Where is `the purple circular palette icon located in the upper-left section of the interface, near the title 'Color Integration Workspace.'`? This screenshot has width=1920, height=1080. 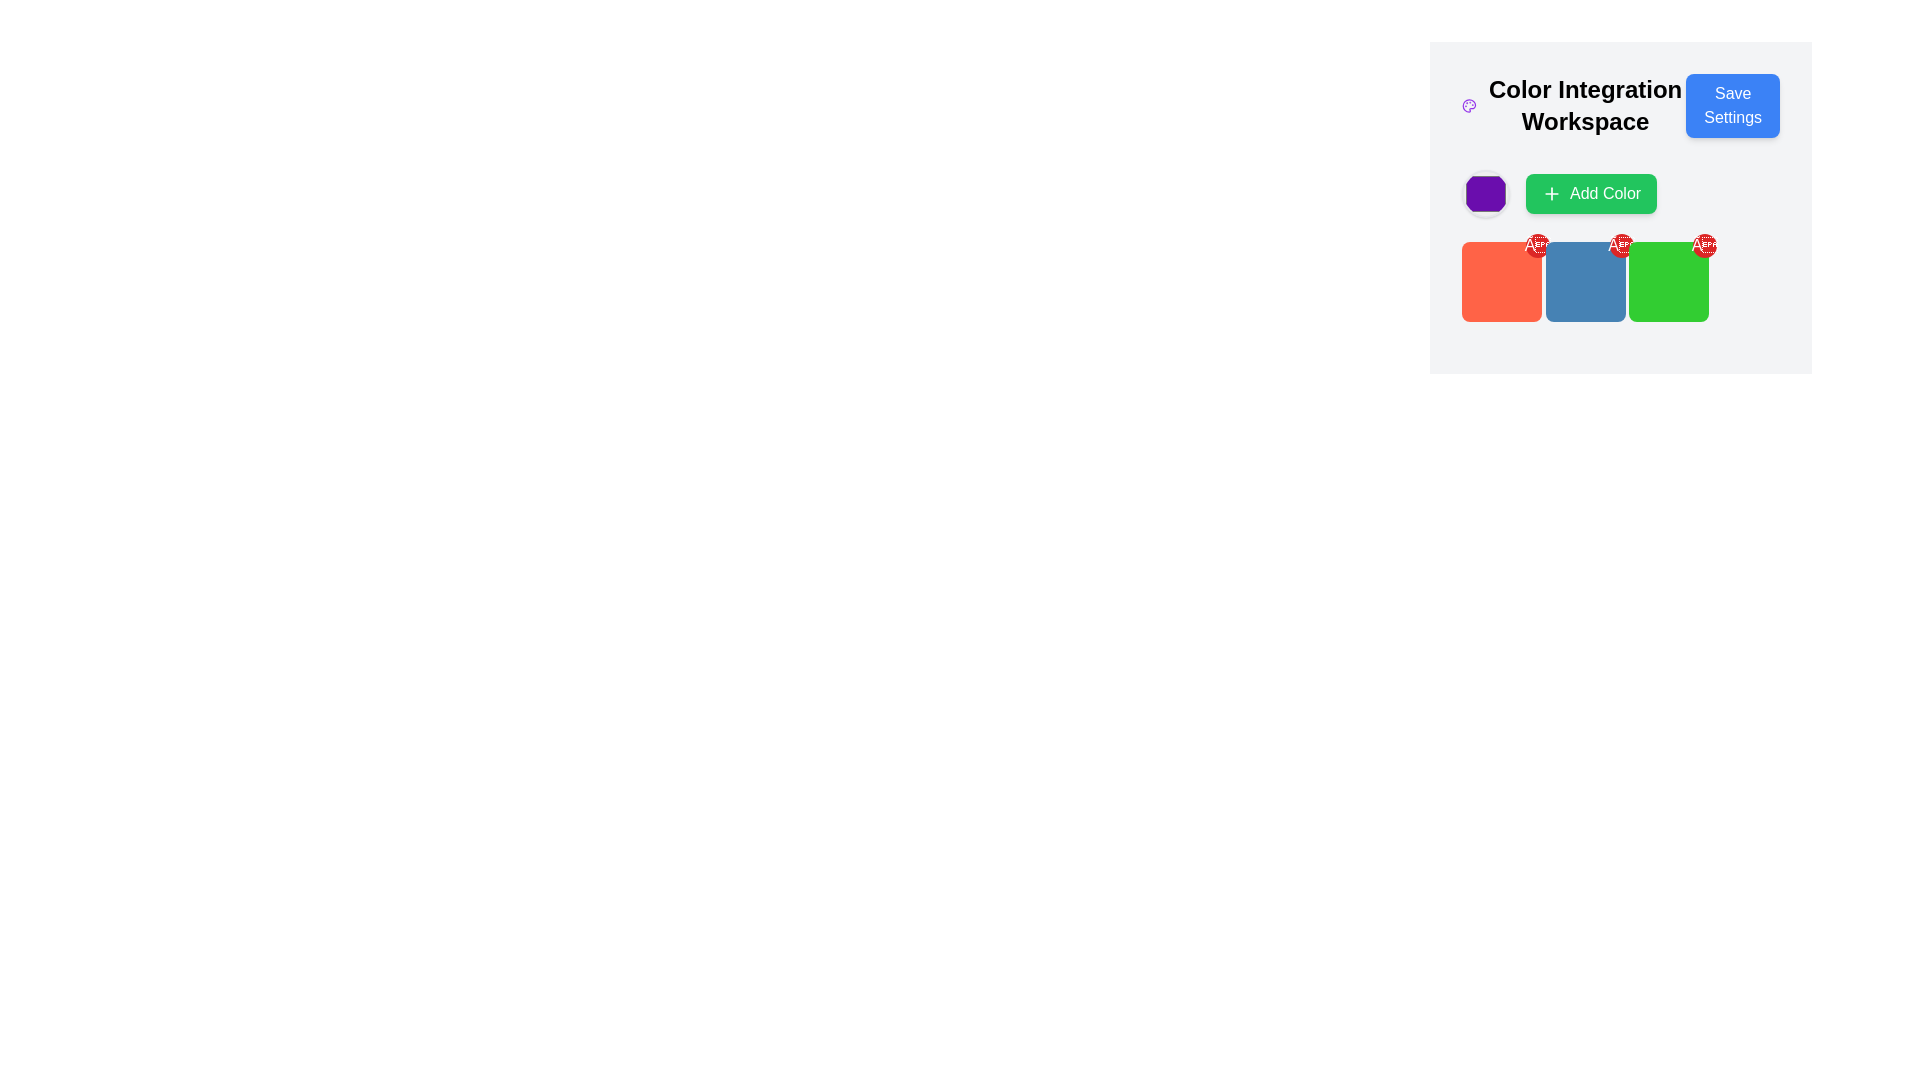
the purple circular palette icon located in the upper-left section of the interface, near the title 'Color Integration Workspace.' is located at coordinates (1469, 105).